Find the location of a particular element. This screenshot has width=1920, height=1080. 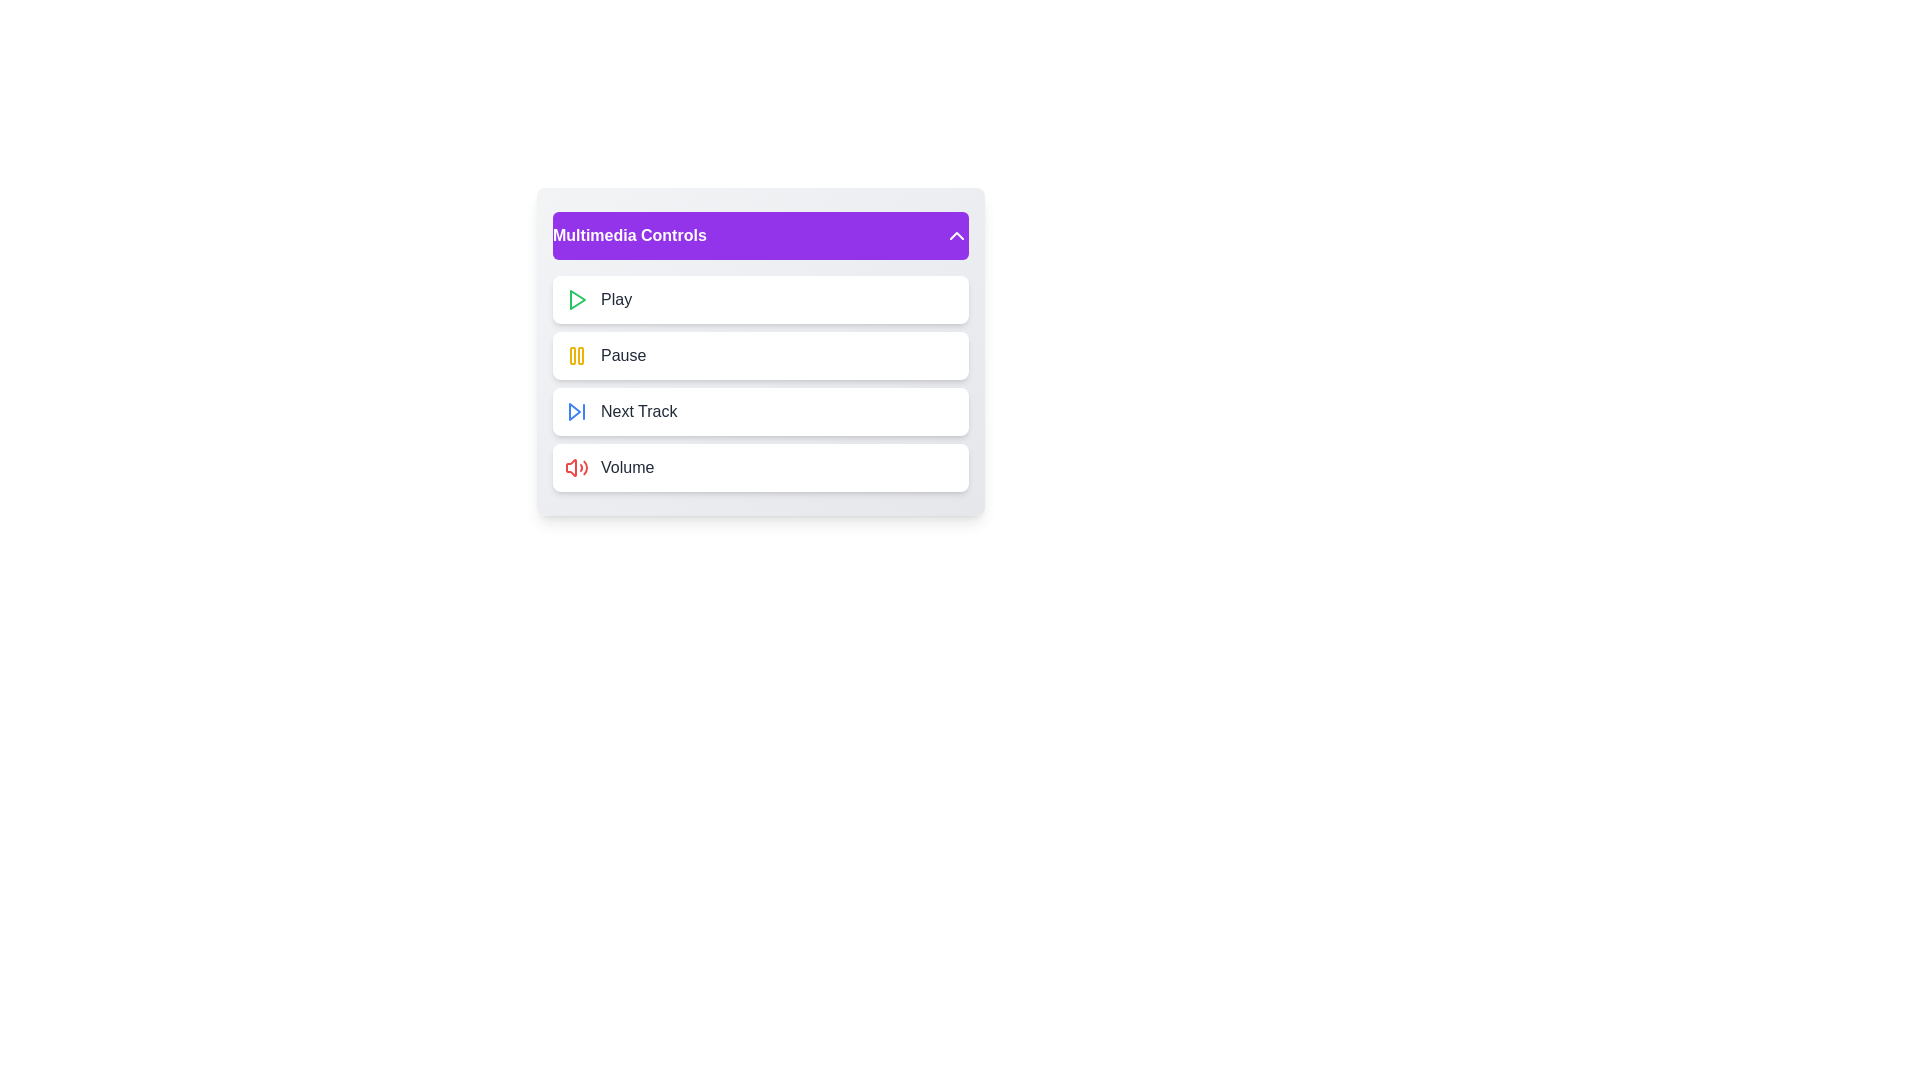

the 'Volume' text label, which is styled with a gray font color and medium weight, located to the right of a sound-related icon within the 'Multimedia Controls' menu is located at coordinates (626, 467).